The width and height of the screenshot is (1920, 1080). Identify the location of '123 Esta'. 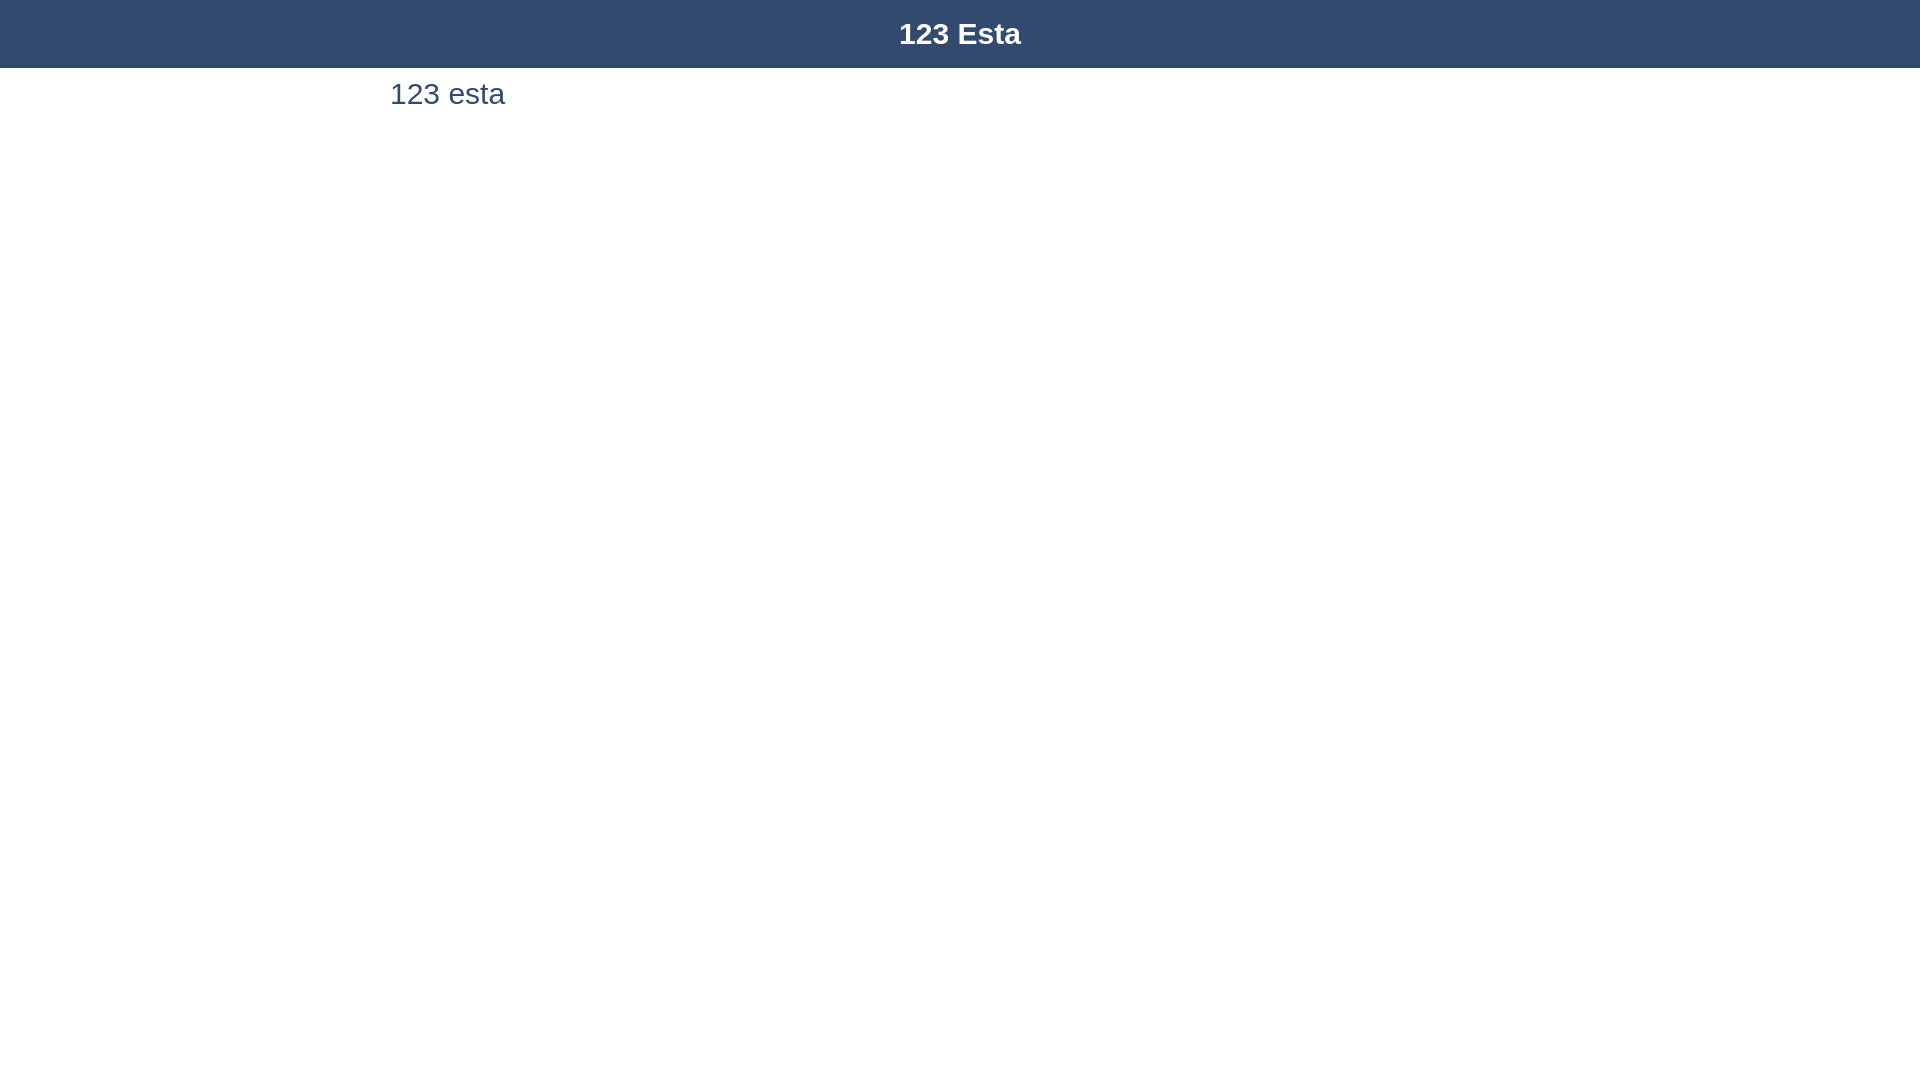
(960, 33).